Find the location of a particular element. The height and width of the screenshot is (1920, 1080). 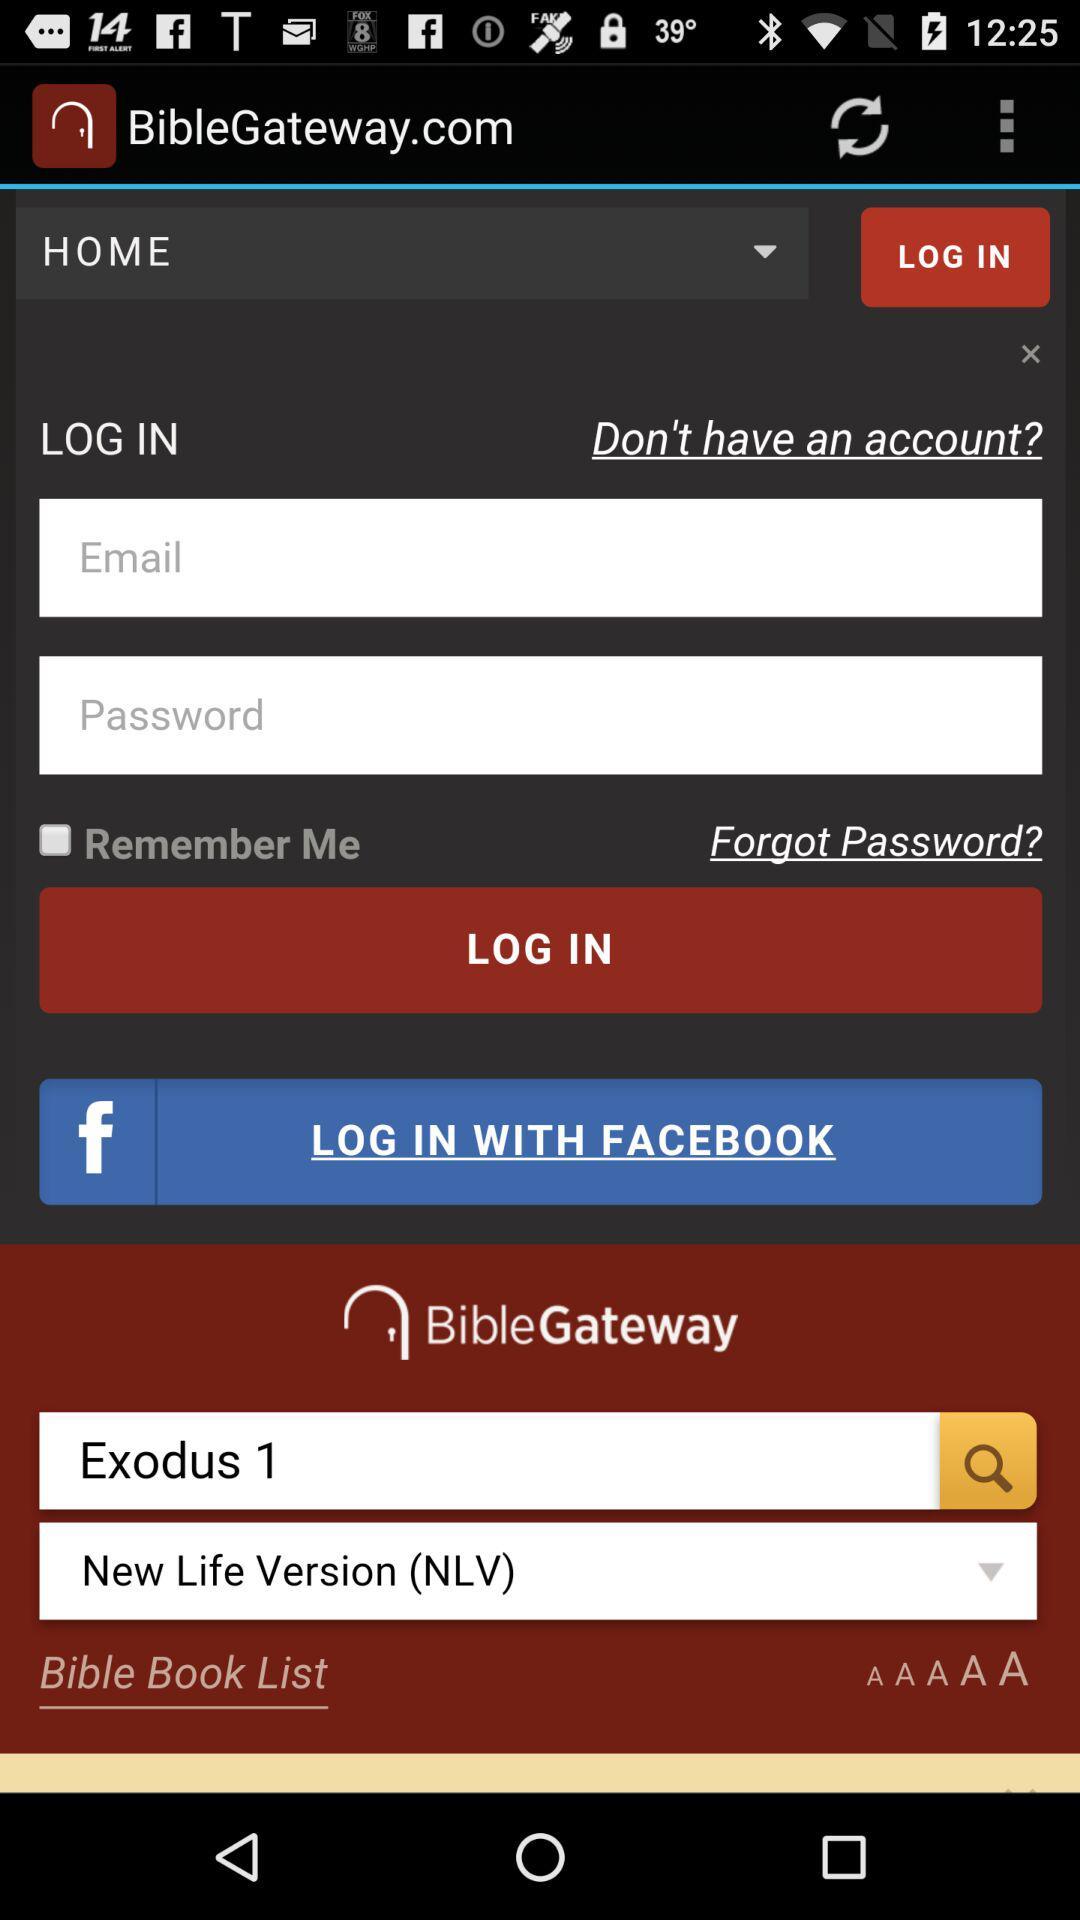

bible gateway.com details in screen is located at coordinates (540, 990).